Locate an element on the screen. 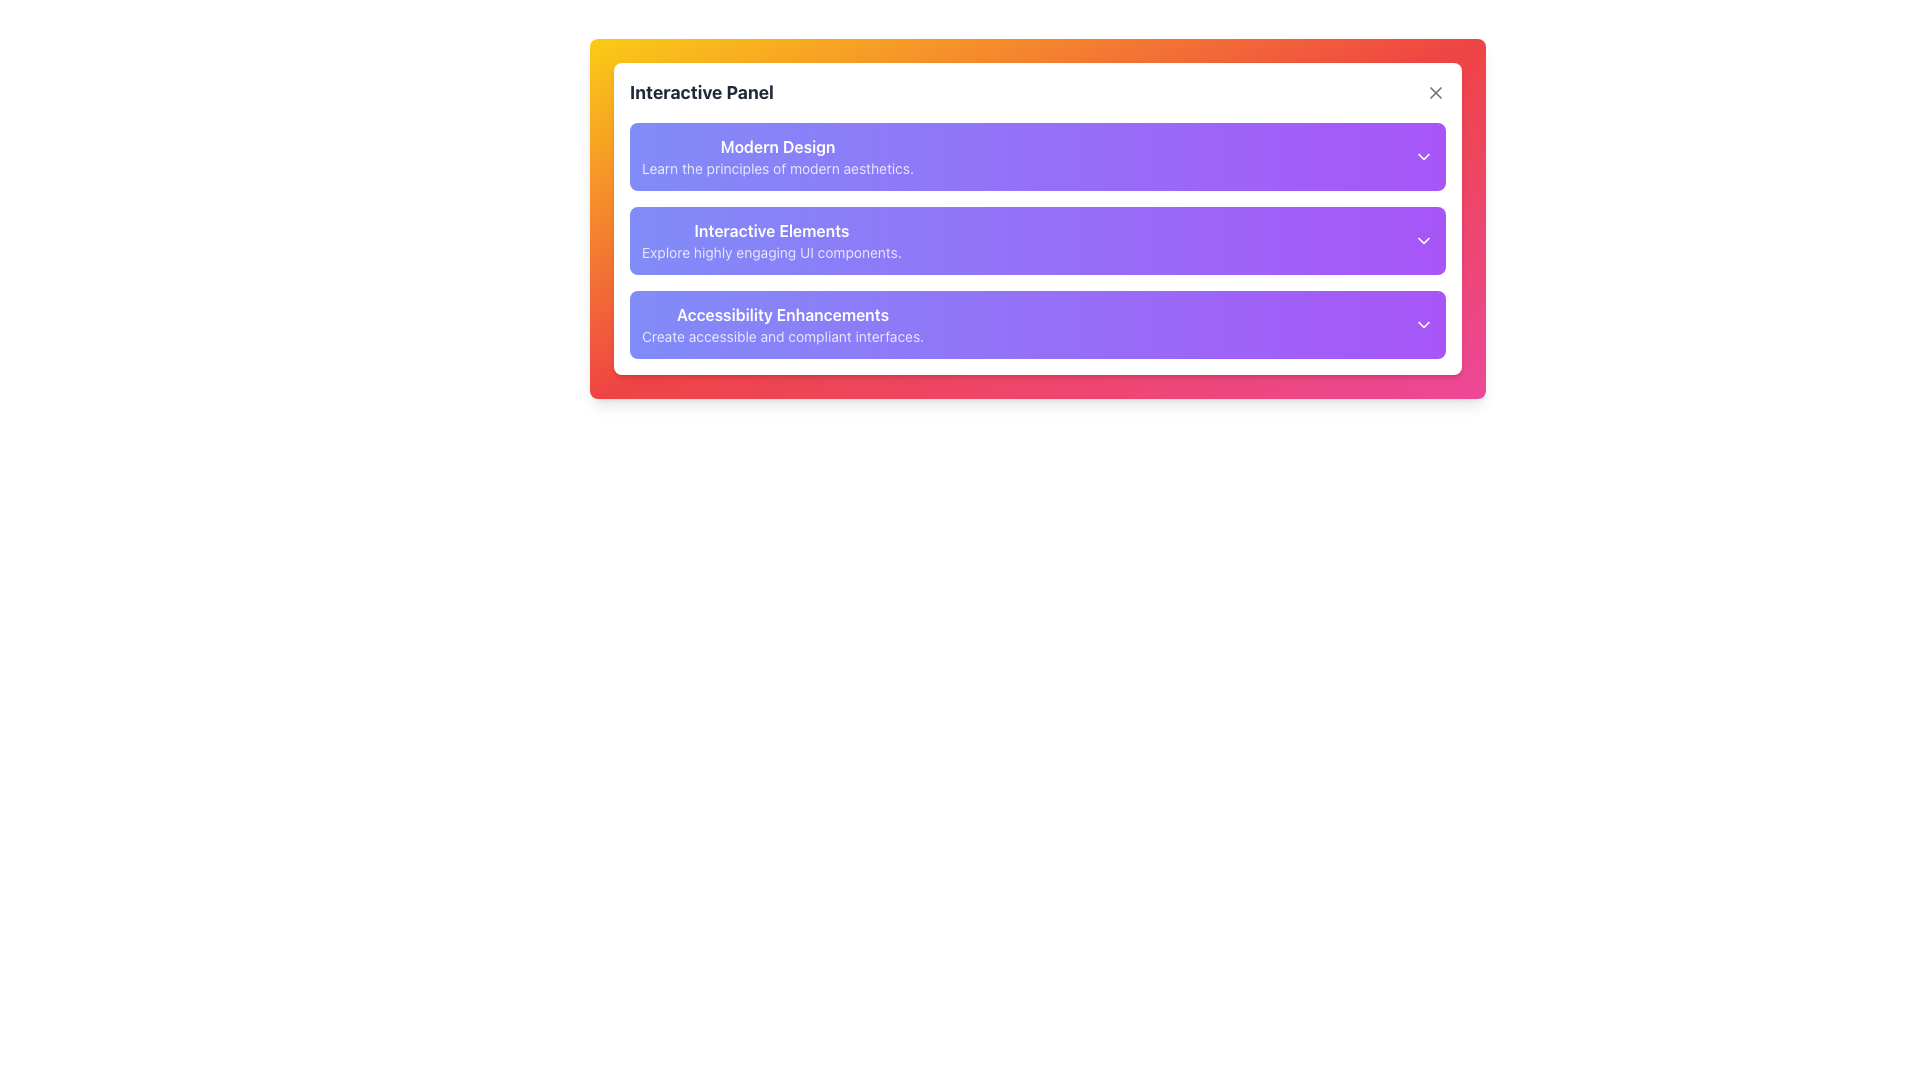 Image resolution: width=1920 pixels, height=1080 pixels. the section labeled 'Interactive Panel' is located at coordinates (701, 92).